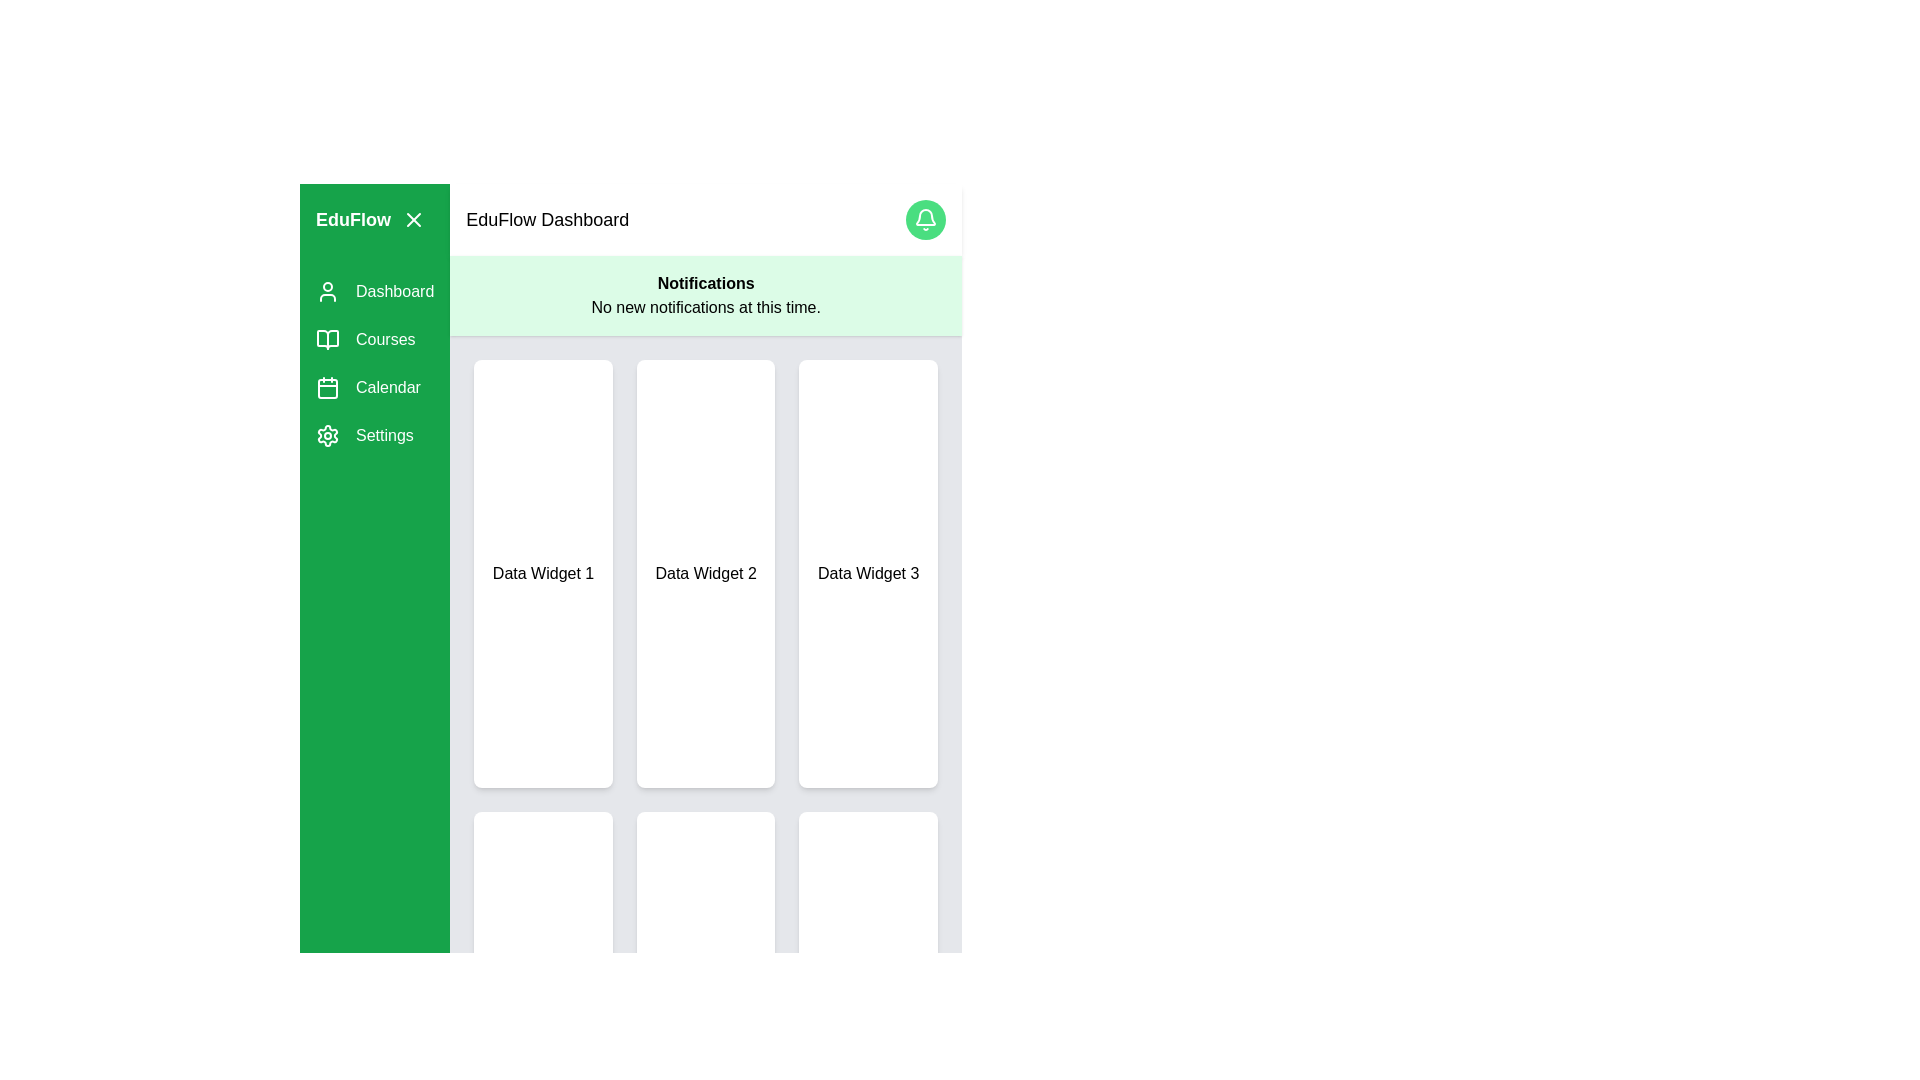 This screenshot has width=1920, height=1080. What do you see at coordinates (413, 219) in the screenshot?
I see `the small, square-shaped close button with an 'X' icon on the right side of the 'EduFlow' header` at bounding box center [413, 219].